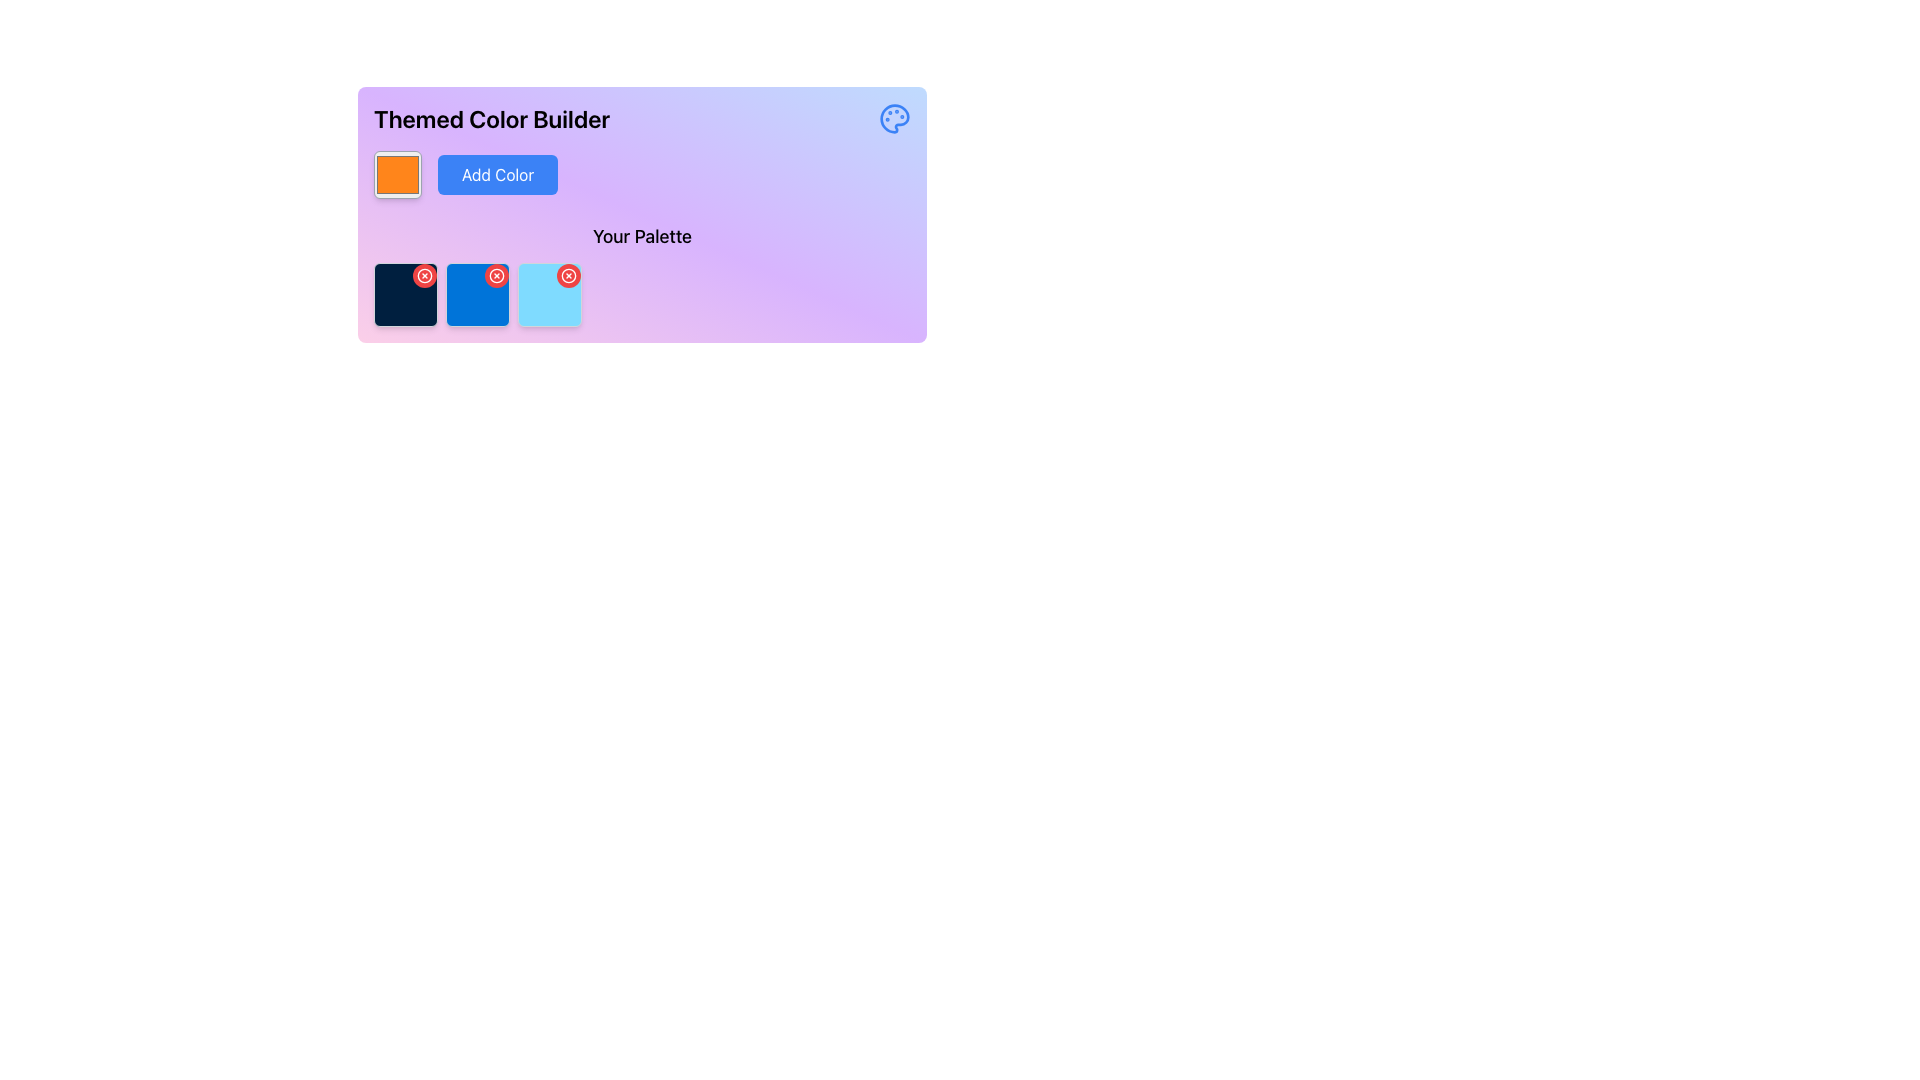 Image resolution: width=1920 pixels, height=1080 pixels. Describe the element at coordinates (568, 276) in the screenshot. I see `the circular red button with an 'X' icon located at the top-right corner of the third square card in the palette section` at that location.